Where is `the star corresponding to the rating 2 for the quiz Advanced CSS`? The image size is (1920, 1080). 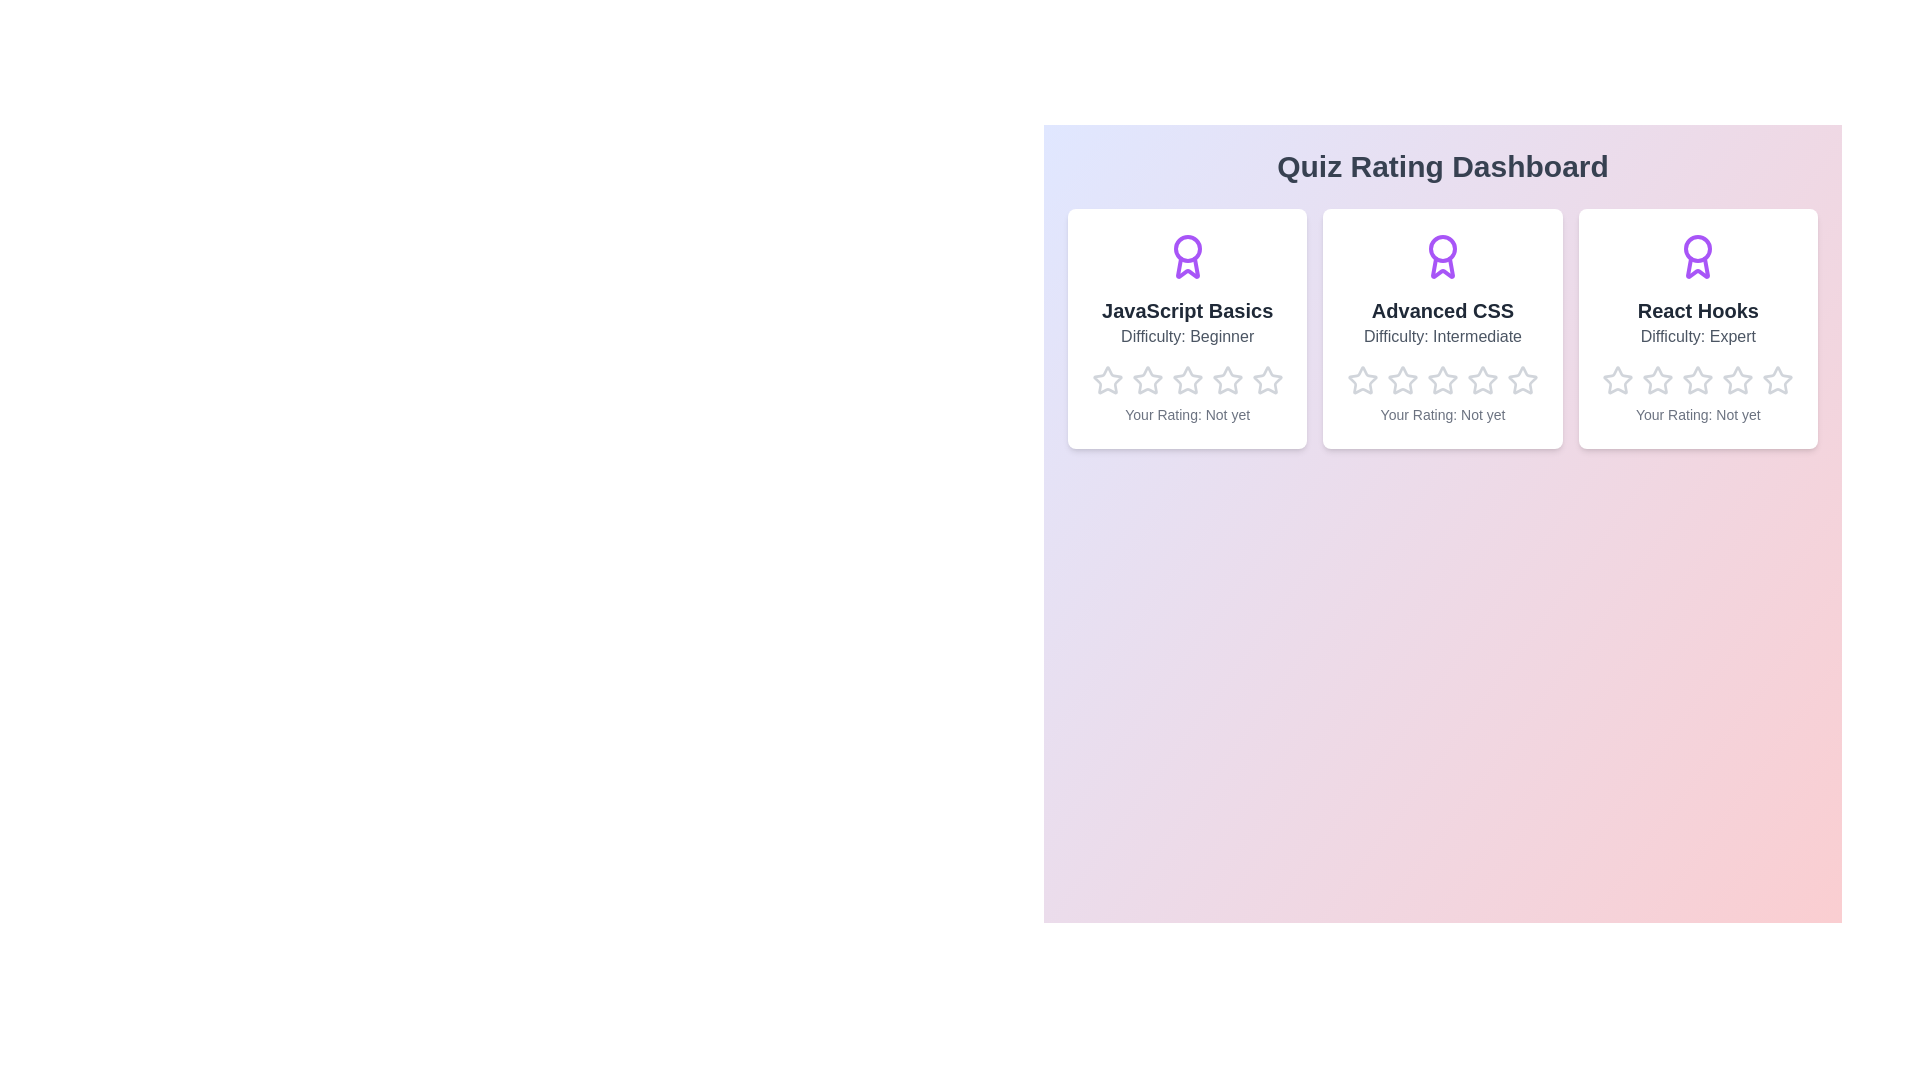 the star corresponding to the rating 2 for the quiz Advanced CSS is located at coordinates (1386, 365).